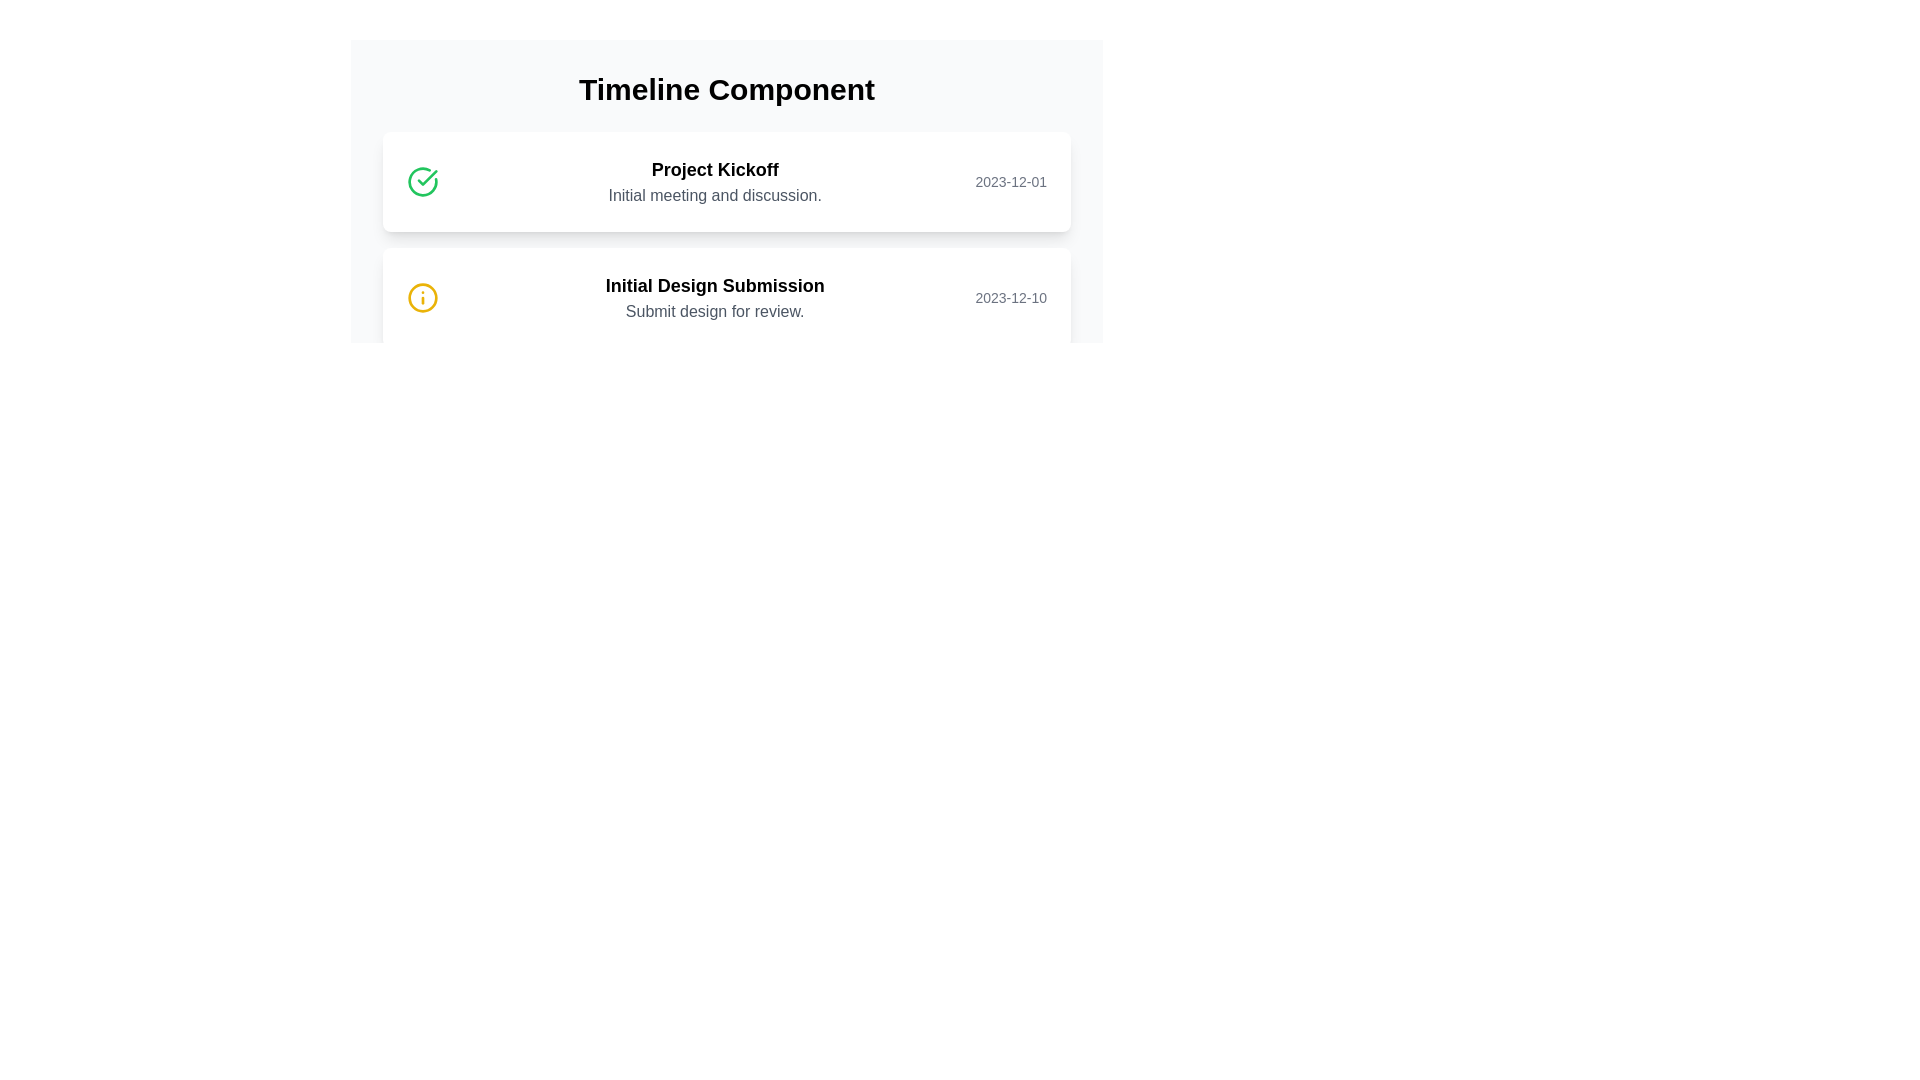 Image resolution: width=1920 pixels, height=1080 pixels. I want to click on the static text displaying the date "2023-12-10" located at the top-right corner of the entry labeled "Initial Design Submission", so click(1011, 297).